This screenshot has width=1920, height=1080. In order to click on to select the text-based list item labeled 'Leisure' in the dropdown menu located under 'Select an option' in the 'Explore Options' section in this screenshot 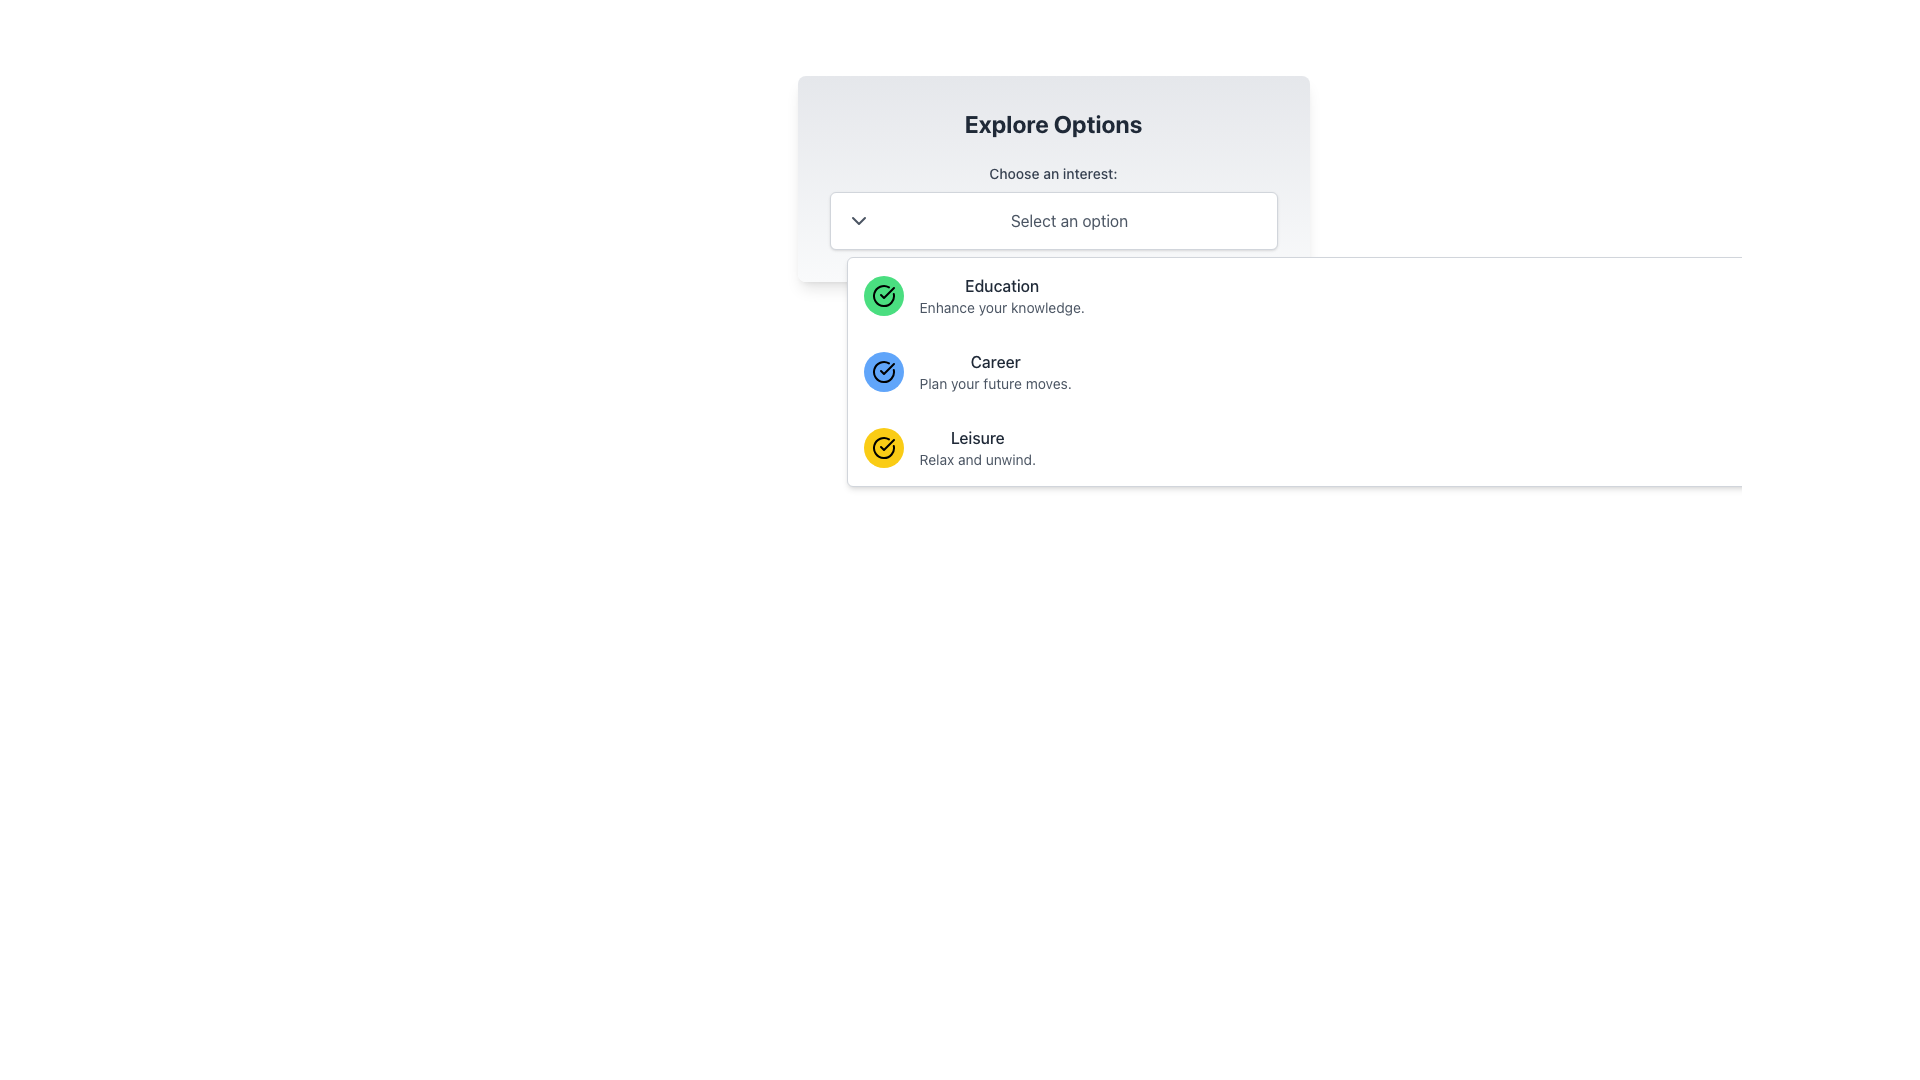, I will do `click(977, 446)`.